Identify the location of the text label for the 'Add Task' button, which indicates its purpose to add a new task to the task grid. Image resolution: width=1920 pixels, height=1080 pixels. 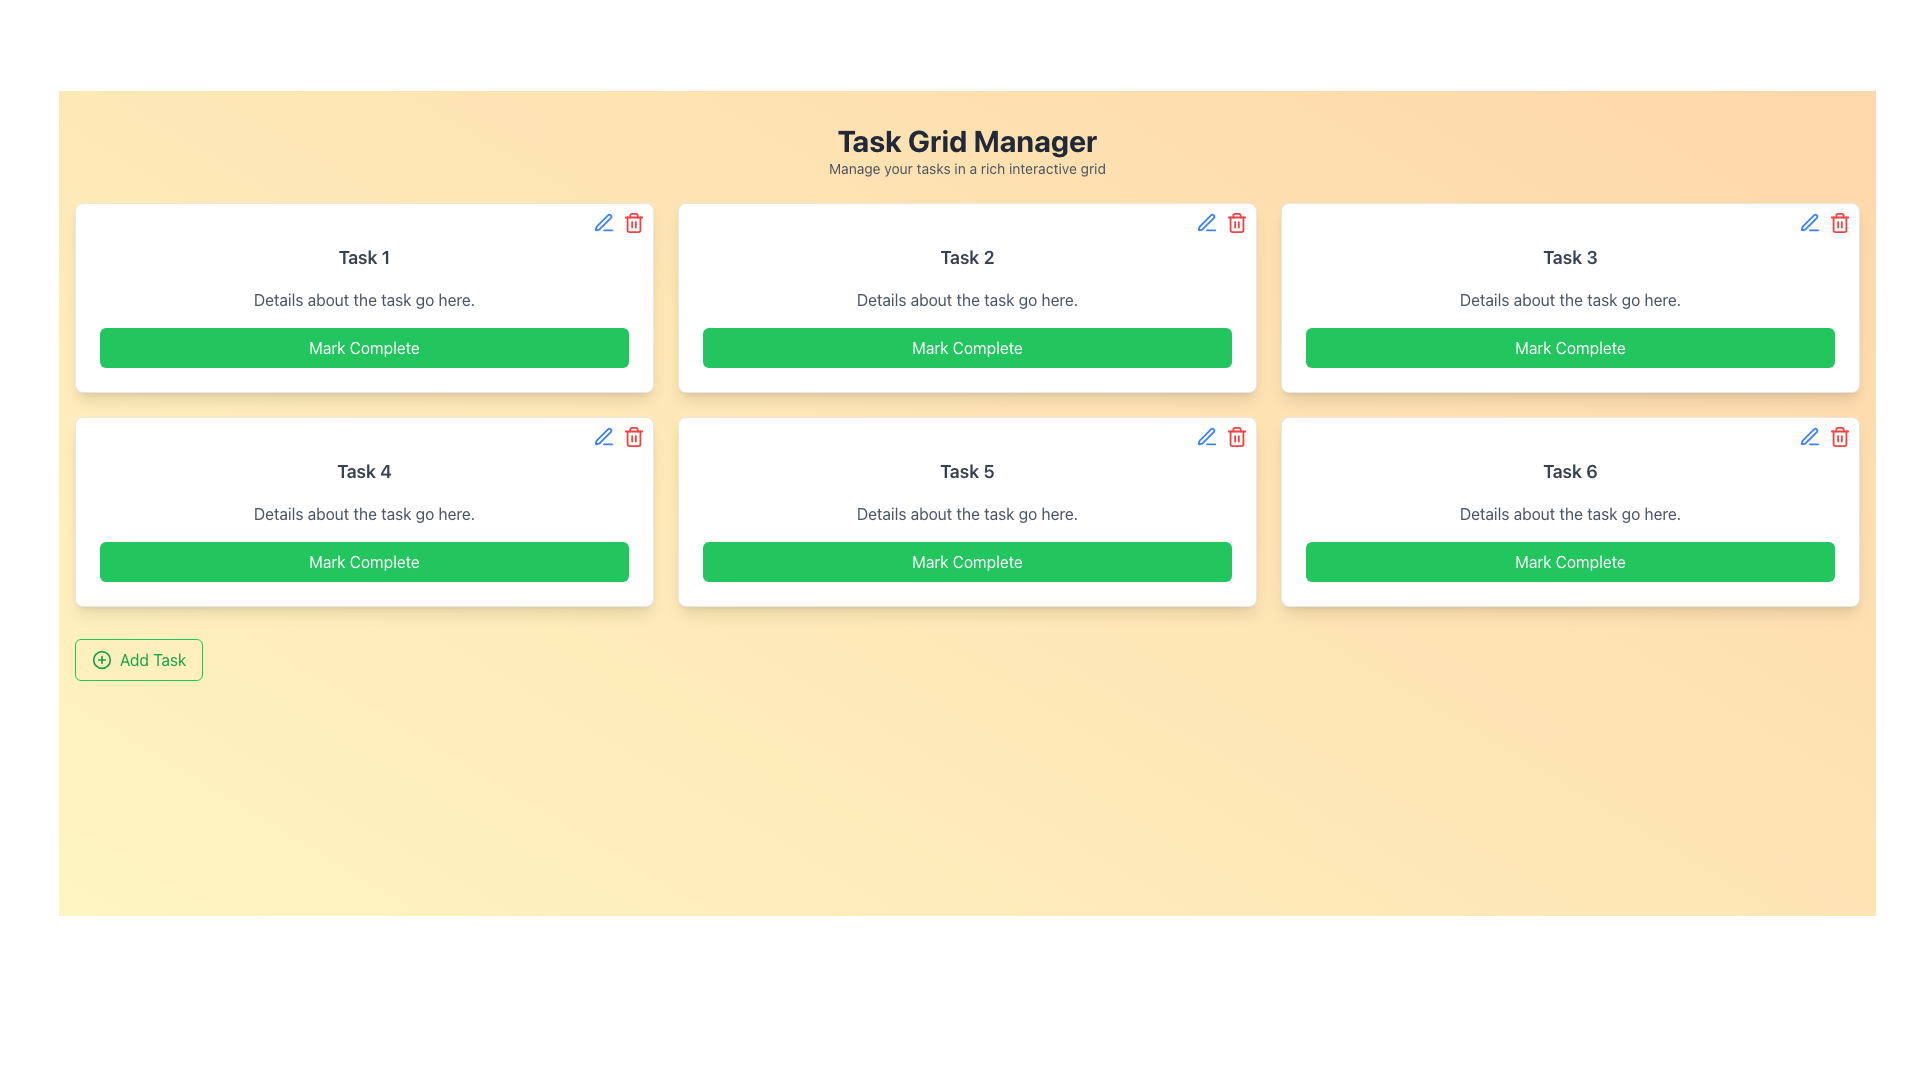
(152, 659).